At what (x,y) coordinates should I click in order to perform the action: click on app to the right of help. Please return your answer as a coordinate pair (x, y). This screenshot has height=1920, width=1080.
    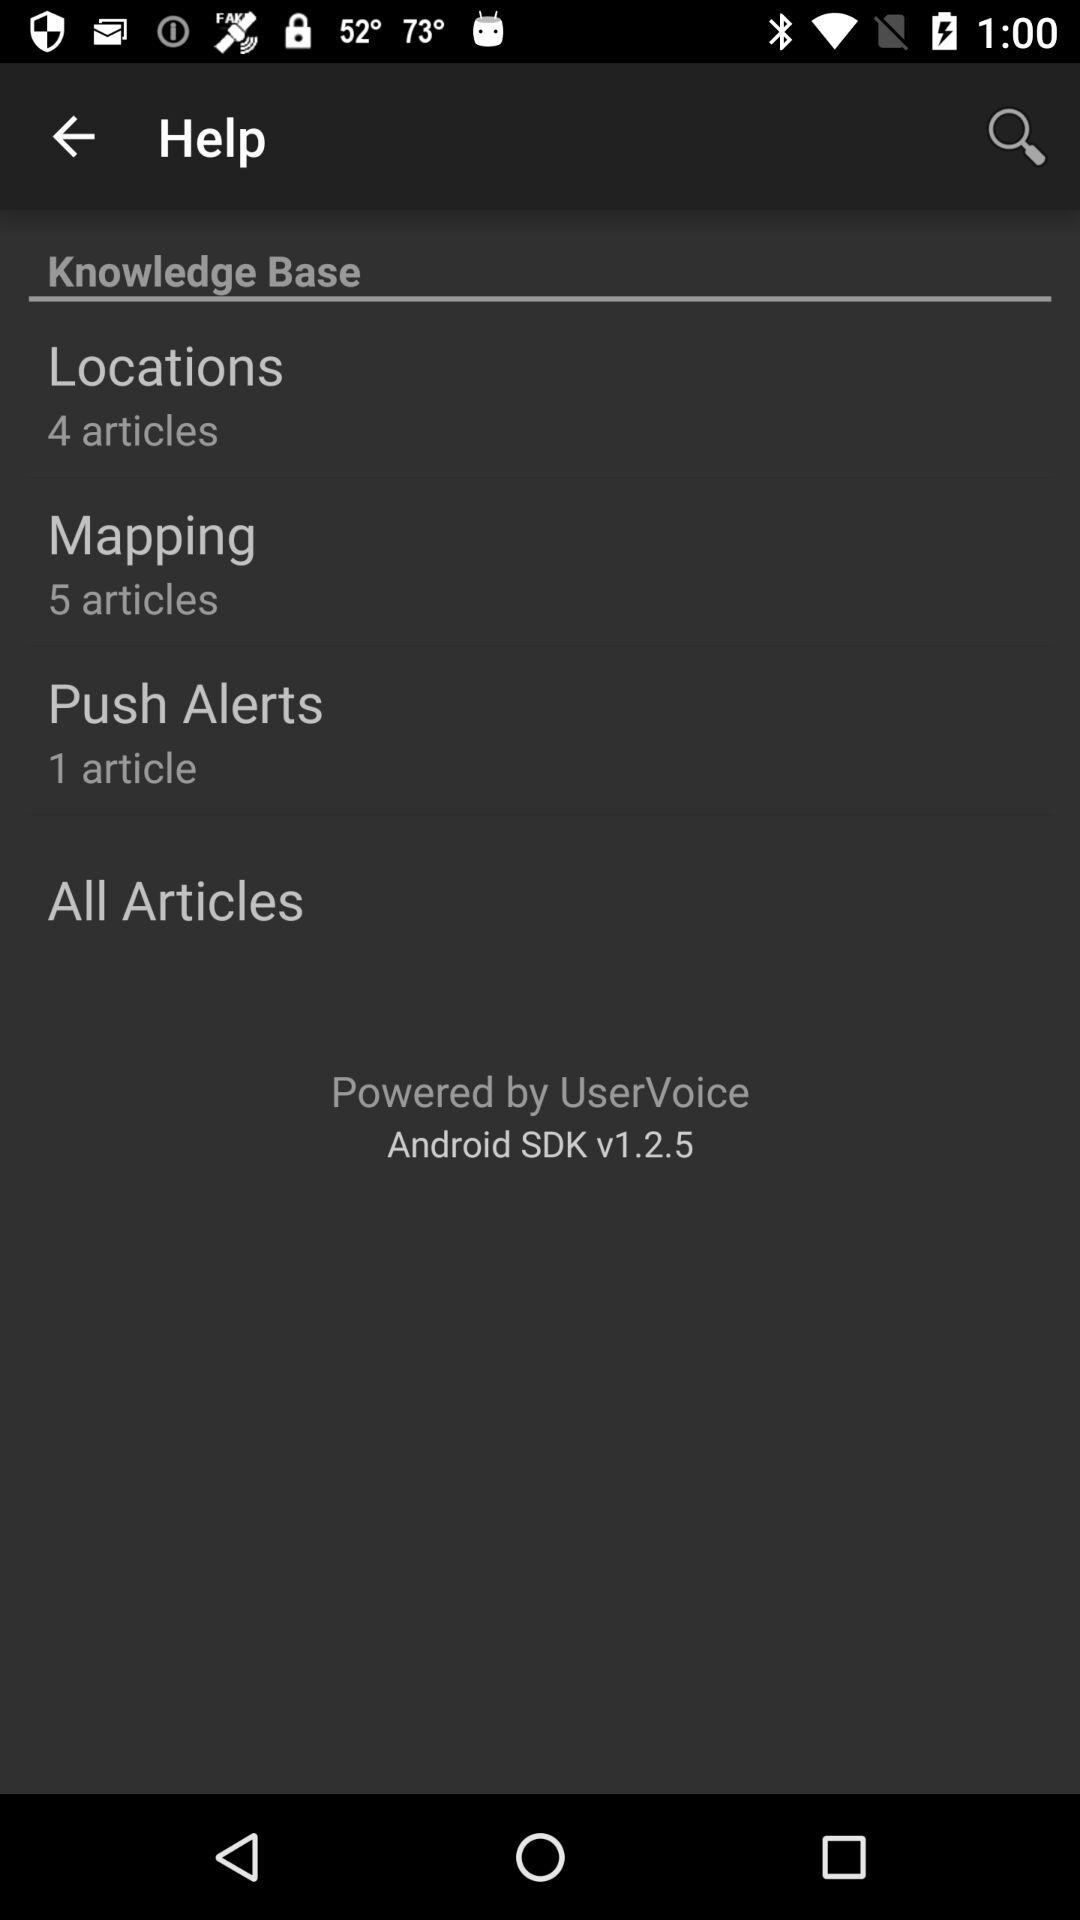
    Looking at the image, I should click on (1017, 135).